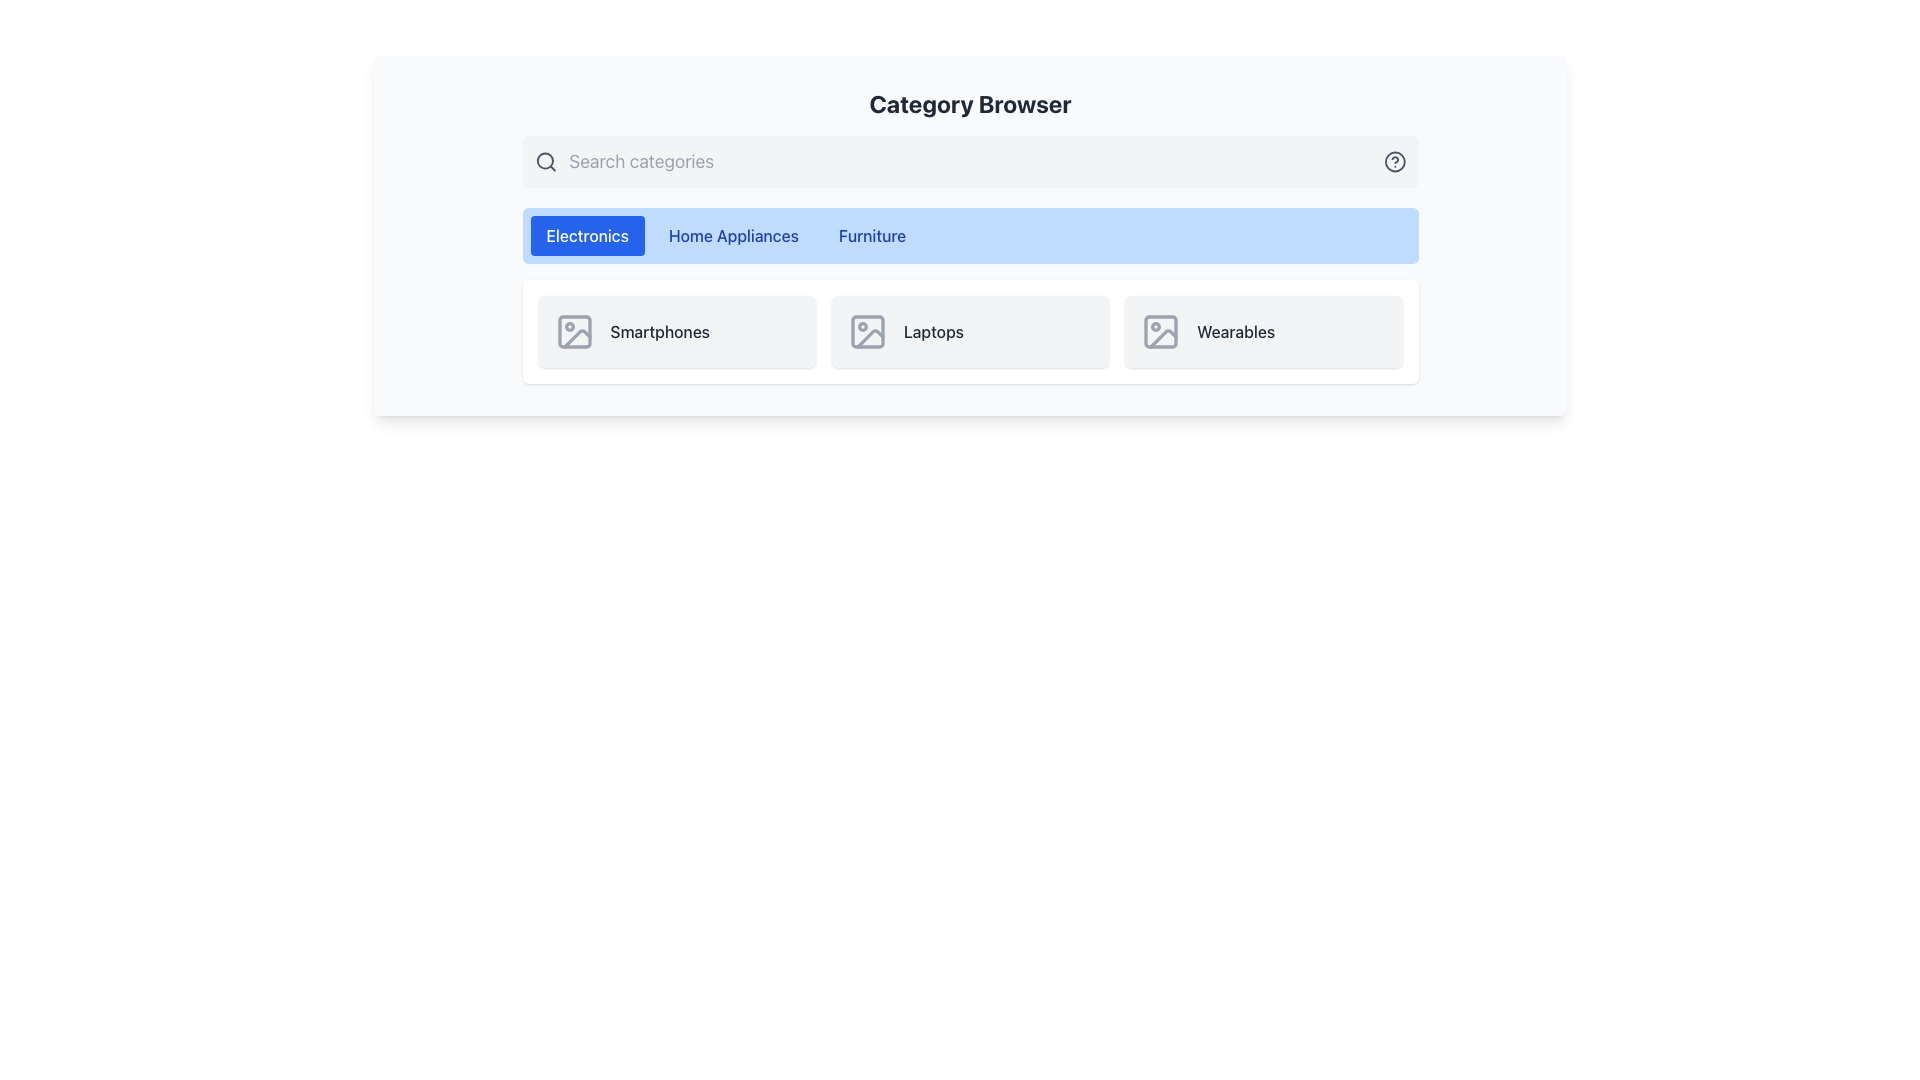 This screenshot has height=1080, width=1920. I want to click on the 'Wearables' button, which is a rectangular button with a light gray background and an image placeholder icon, so click(1262, 330).